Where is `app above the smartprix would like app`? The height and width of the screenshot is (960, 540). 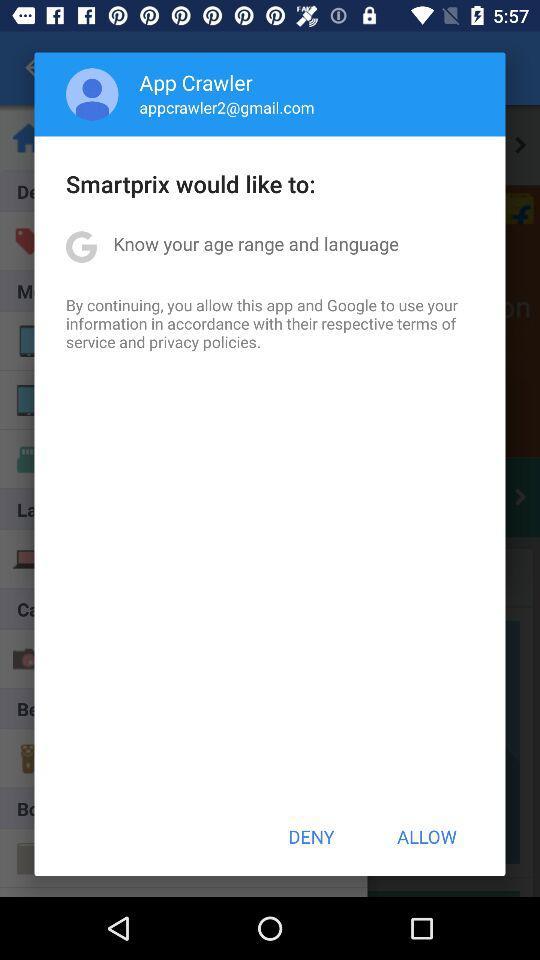
app above the smartprix would like app is located at coordinates (91, 94).